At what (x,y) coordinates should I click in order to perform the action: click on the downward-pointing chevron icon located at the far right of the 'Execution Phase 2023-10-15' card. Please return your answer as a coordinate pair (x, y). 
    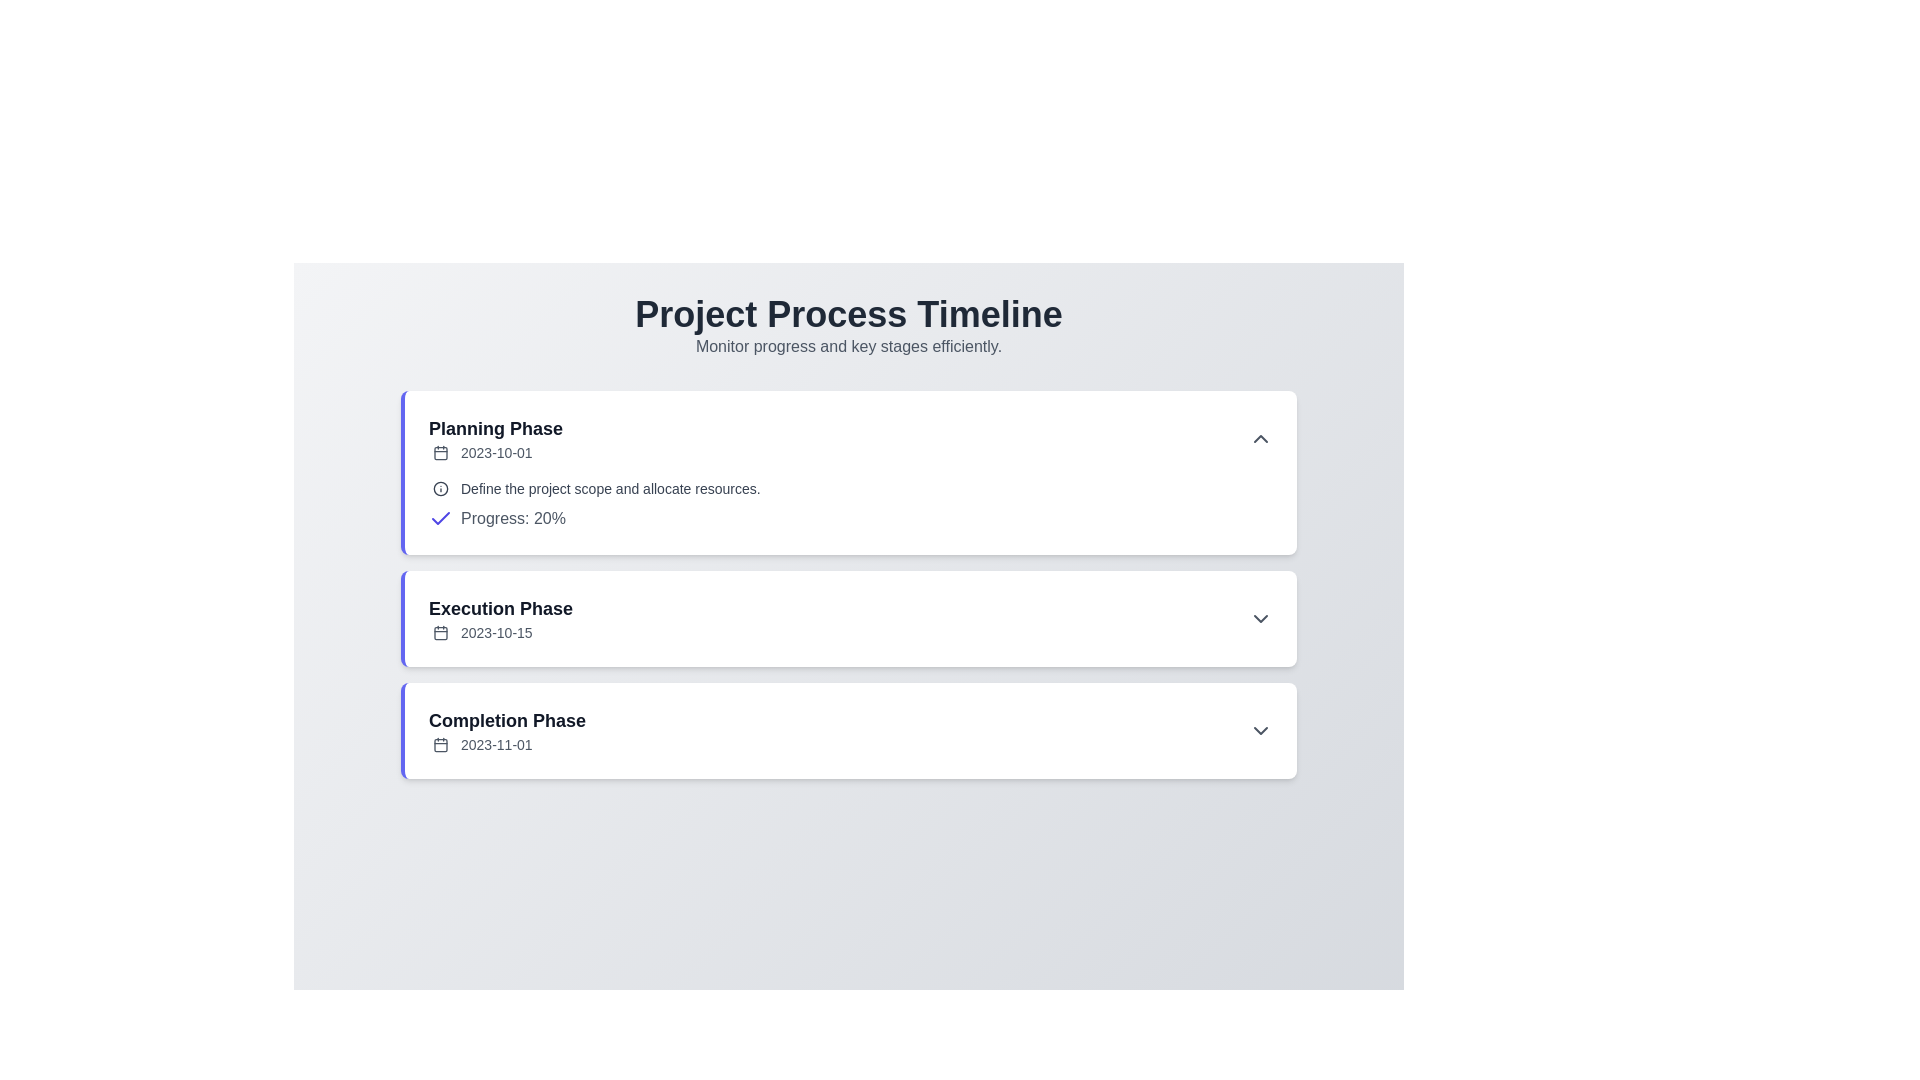
    Looking at the image, I should click on (1260, 617).